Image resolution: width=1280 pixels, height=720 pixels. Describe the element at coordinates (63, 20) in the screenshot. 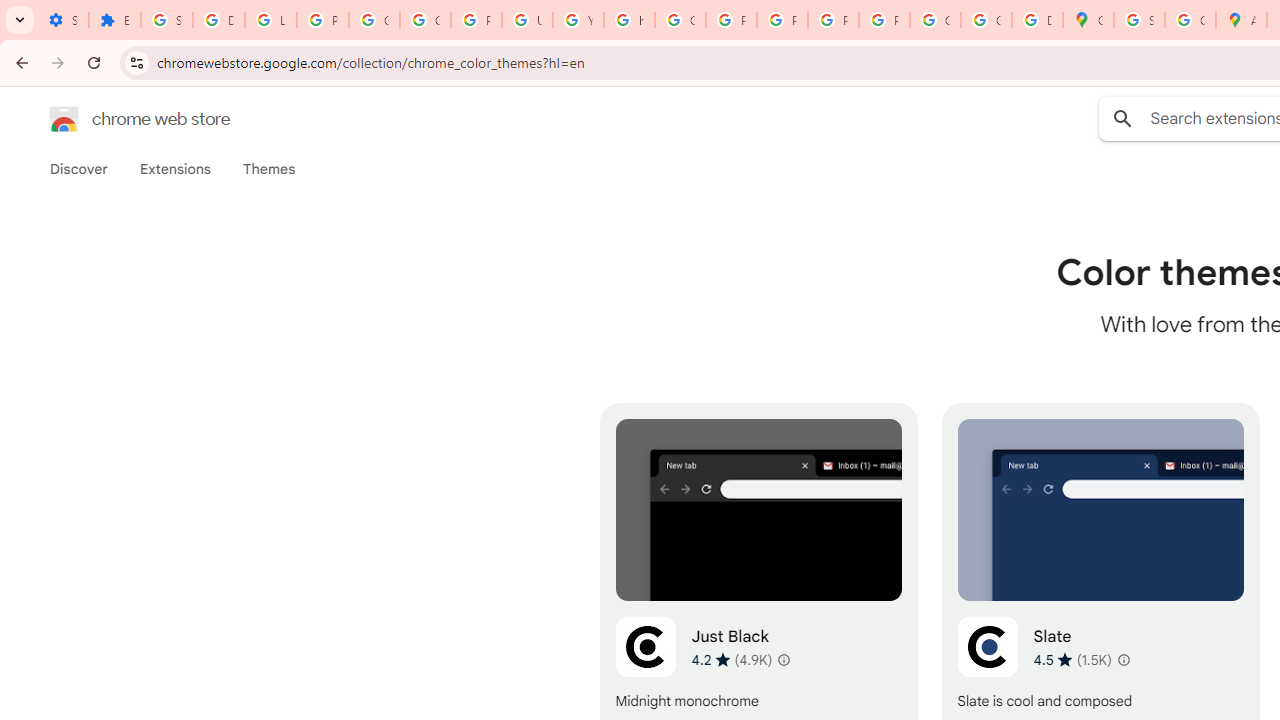

I see `'Settings - On startup'` at that location.